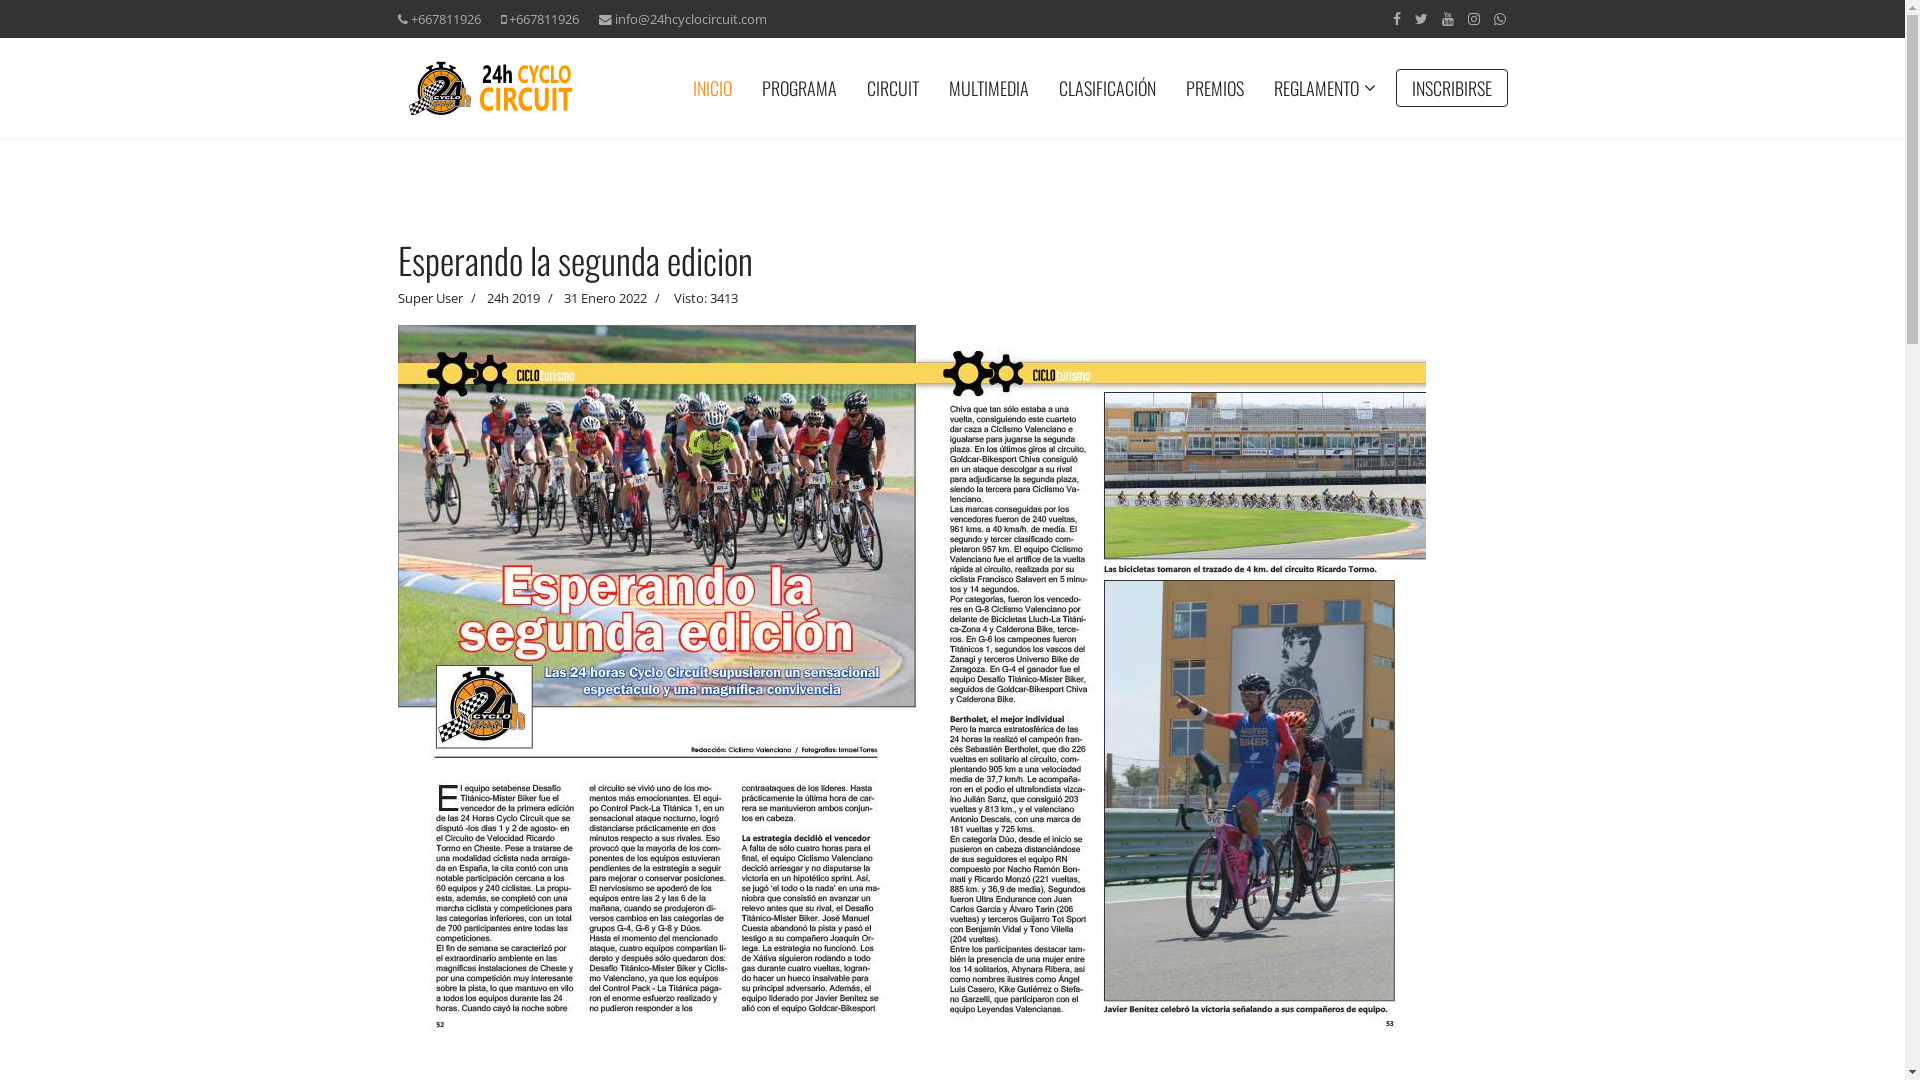 The image size is (1920, 1080). Describe the element at coordinates (1451, 87) in the screenshot. I see `'INSCRIBIRSE'` at that location.